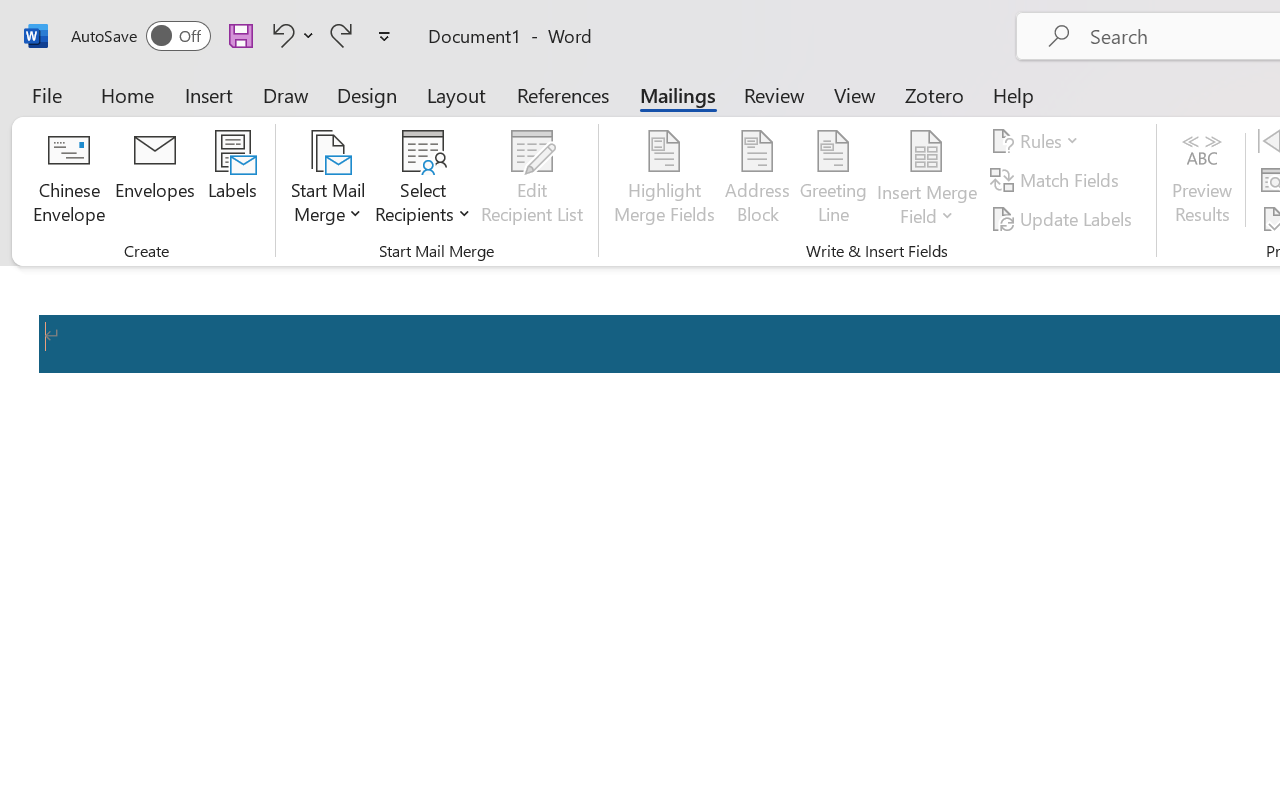 The width and height of the screenshot is (1280, 800). Describe the element at coordinates (1056, 179) in the screenshot. I see `'Match Fields...'` at that location.